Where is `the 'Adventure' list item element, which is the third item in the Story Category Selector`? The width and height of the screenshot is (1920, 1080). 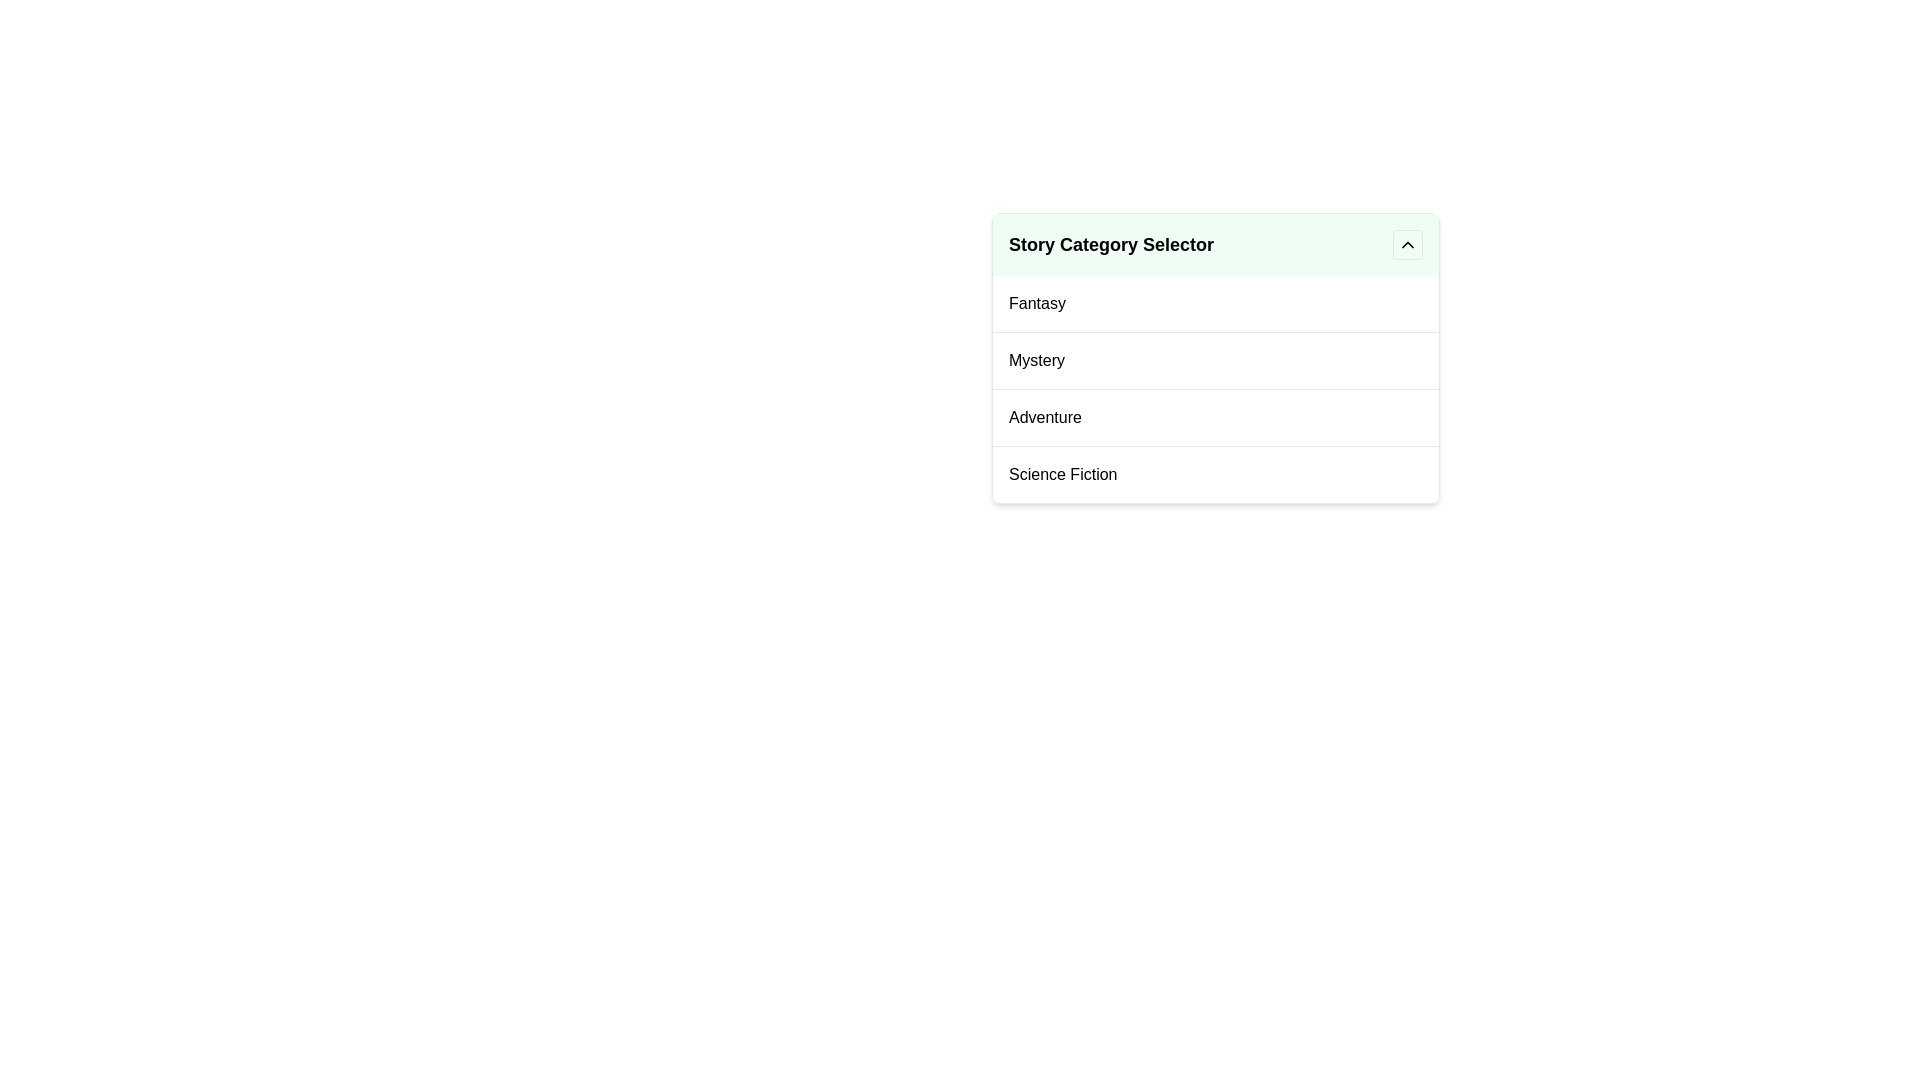 the 'Adventure' list item element, which is the third item in the Story Category Selector is located at coordinates (1214, 416).